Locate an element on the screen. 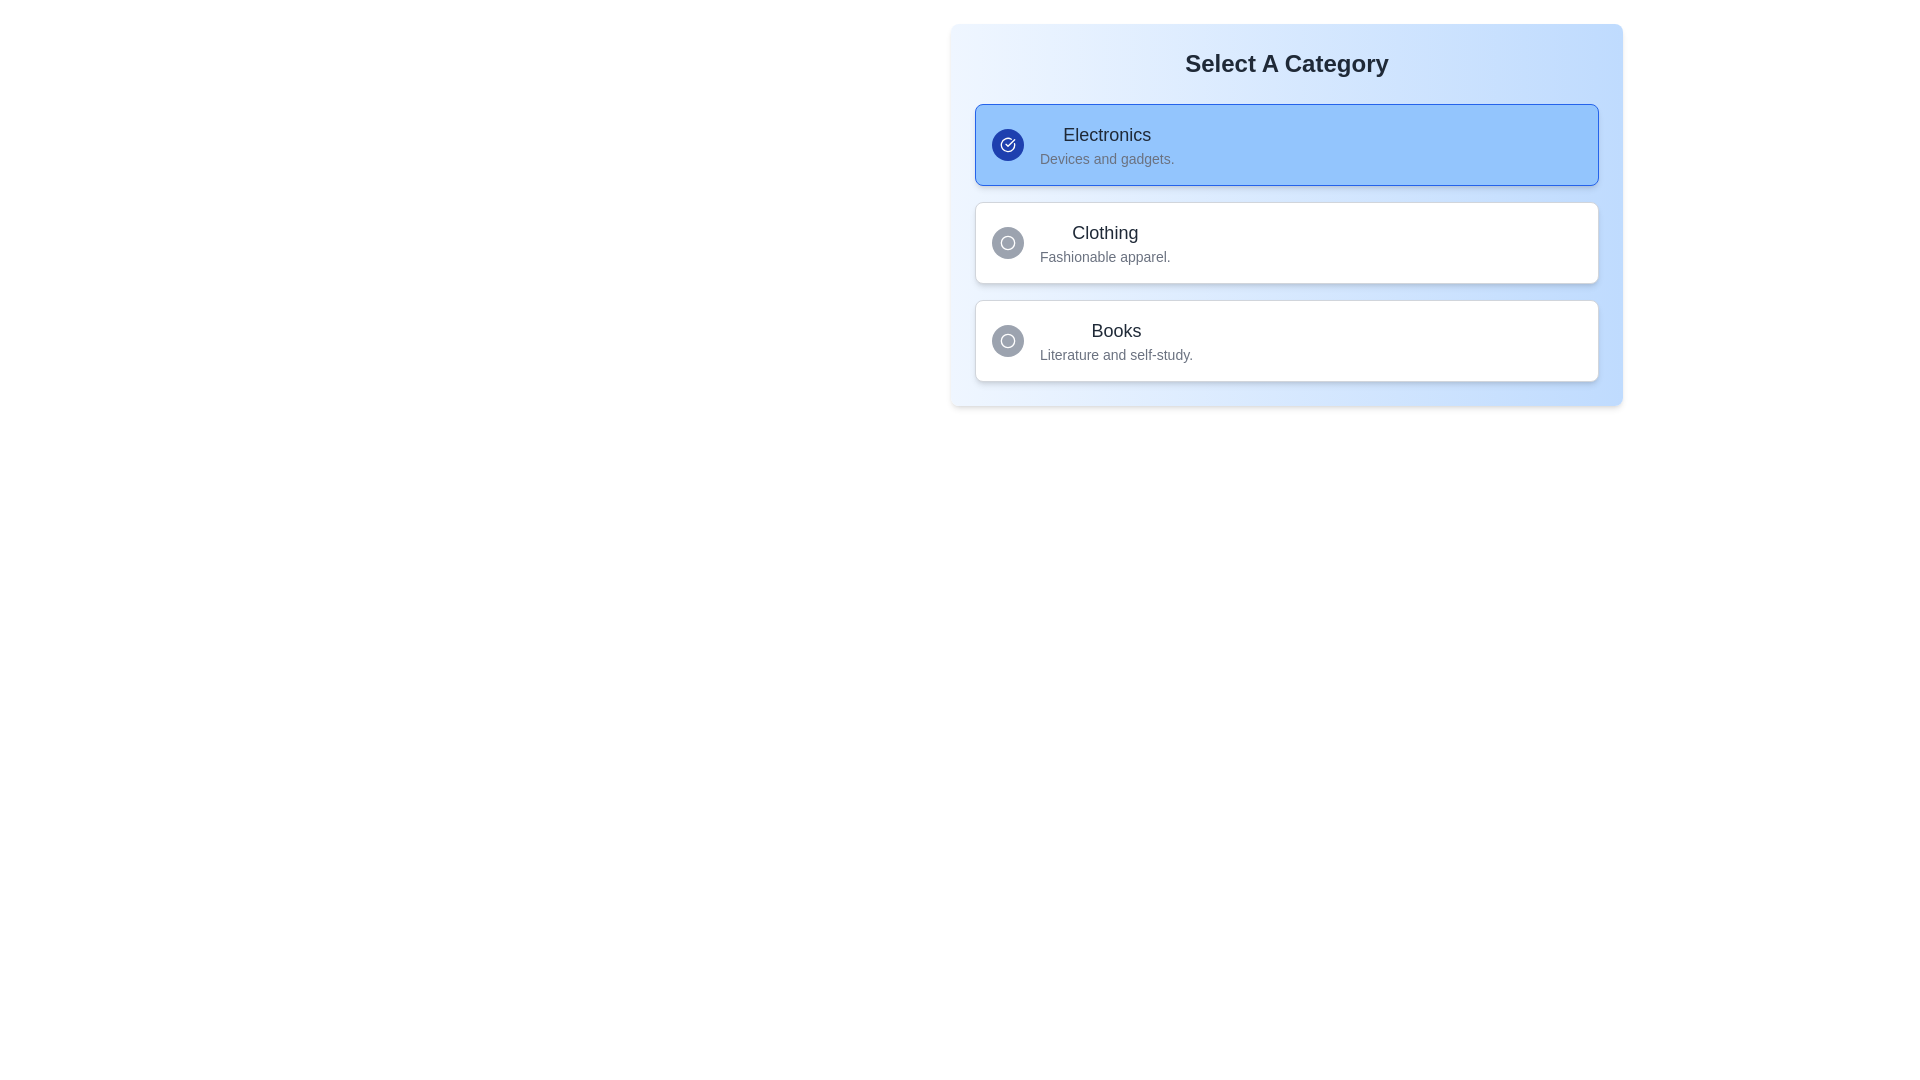 The height and width of the screenshot is (1080, 1920). the leftmost circular icon representing the 'Electronics' category located at the top of the vertically stacked layout within the highlighted blue section is located at coordinates (1008, 144).